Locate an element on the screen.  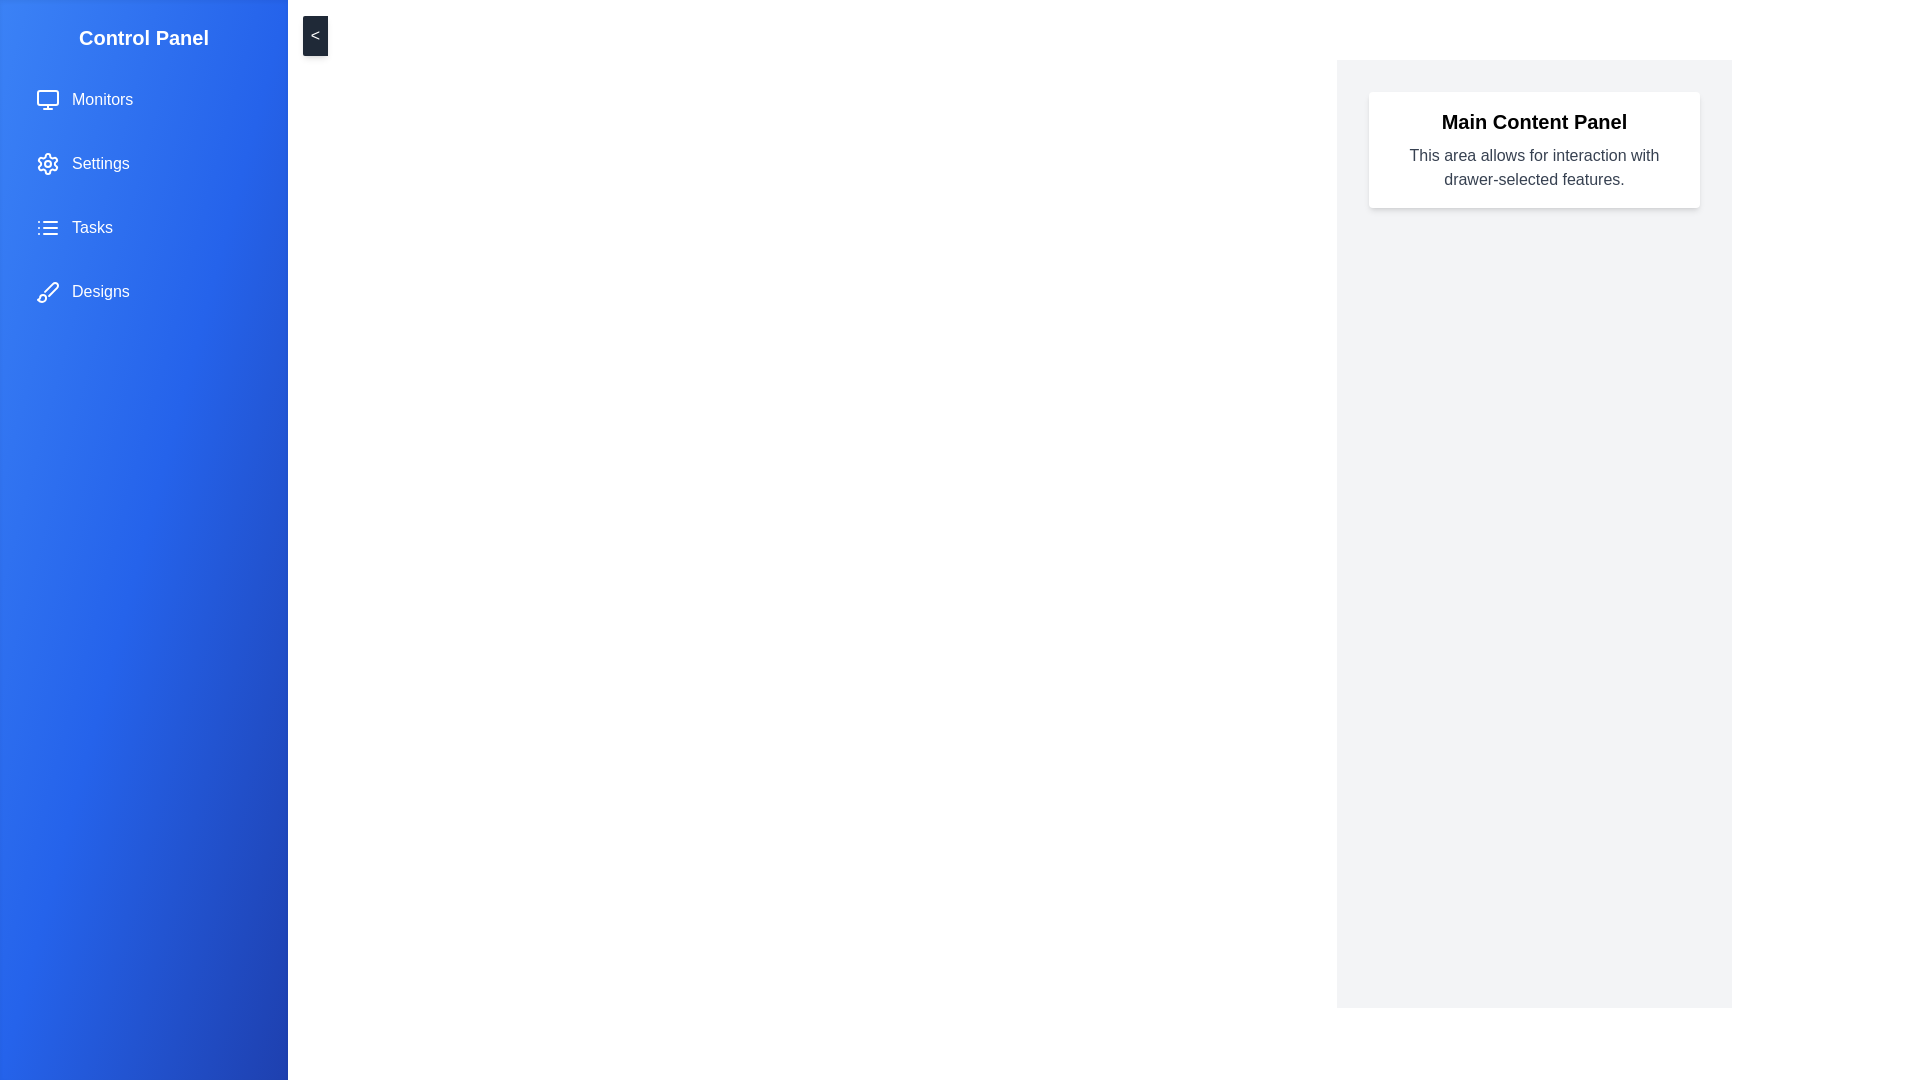
the menu item labeled Settings from the drawer is located at coordinates (143, 163).